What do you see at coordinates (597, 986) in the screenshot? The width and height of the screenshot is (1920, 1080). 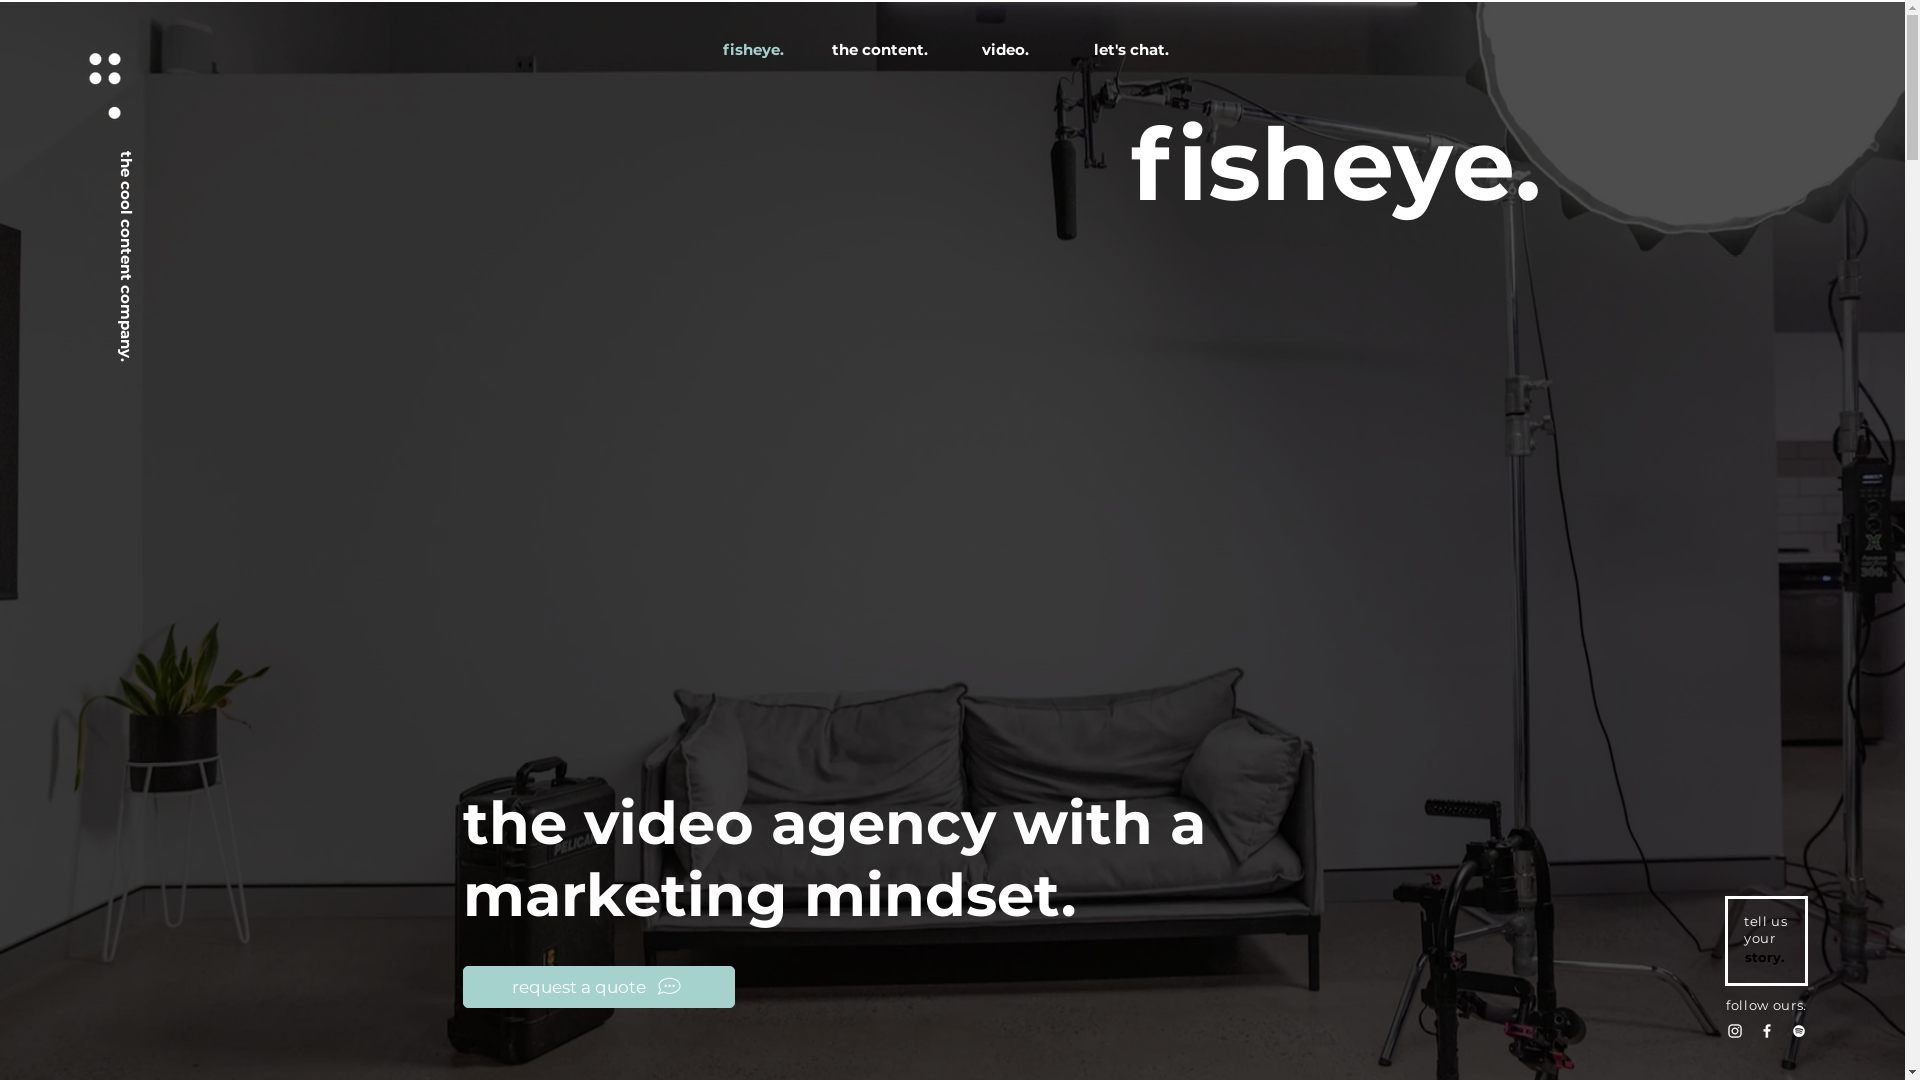 I see `'request a quote'` at bounding box center [597, 986].